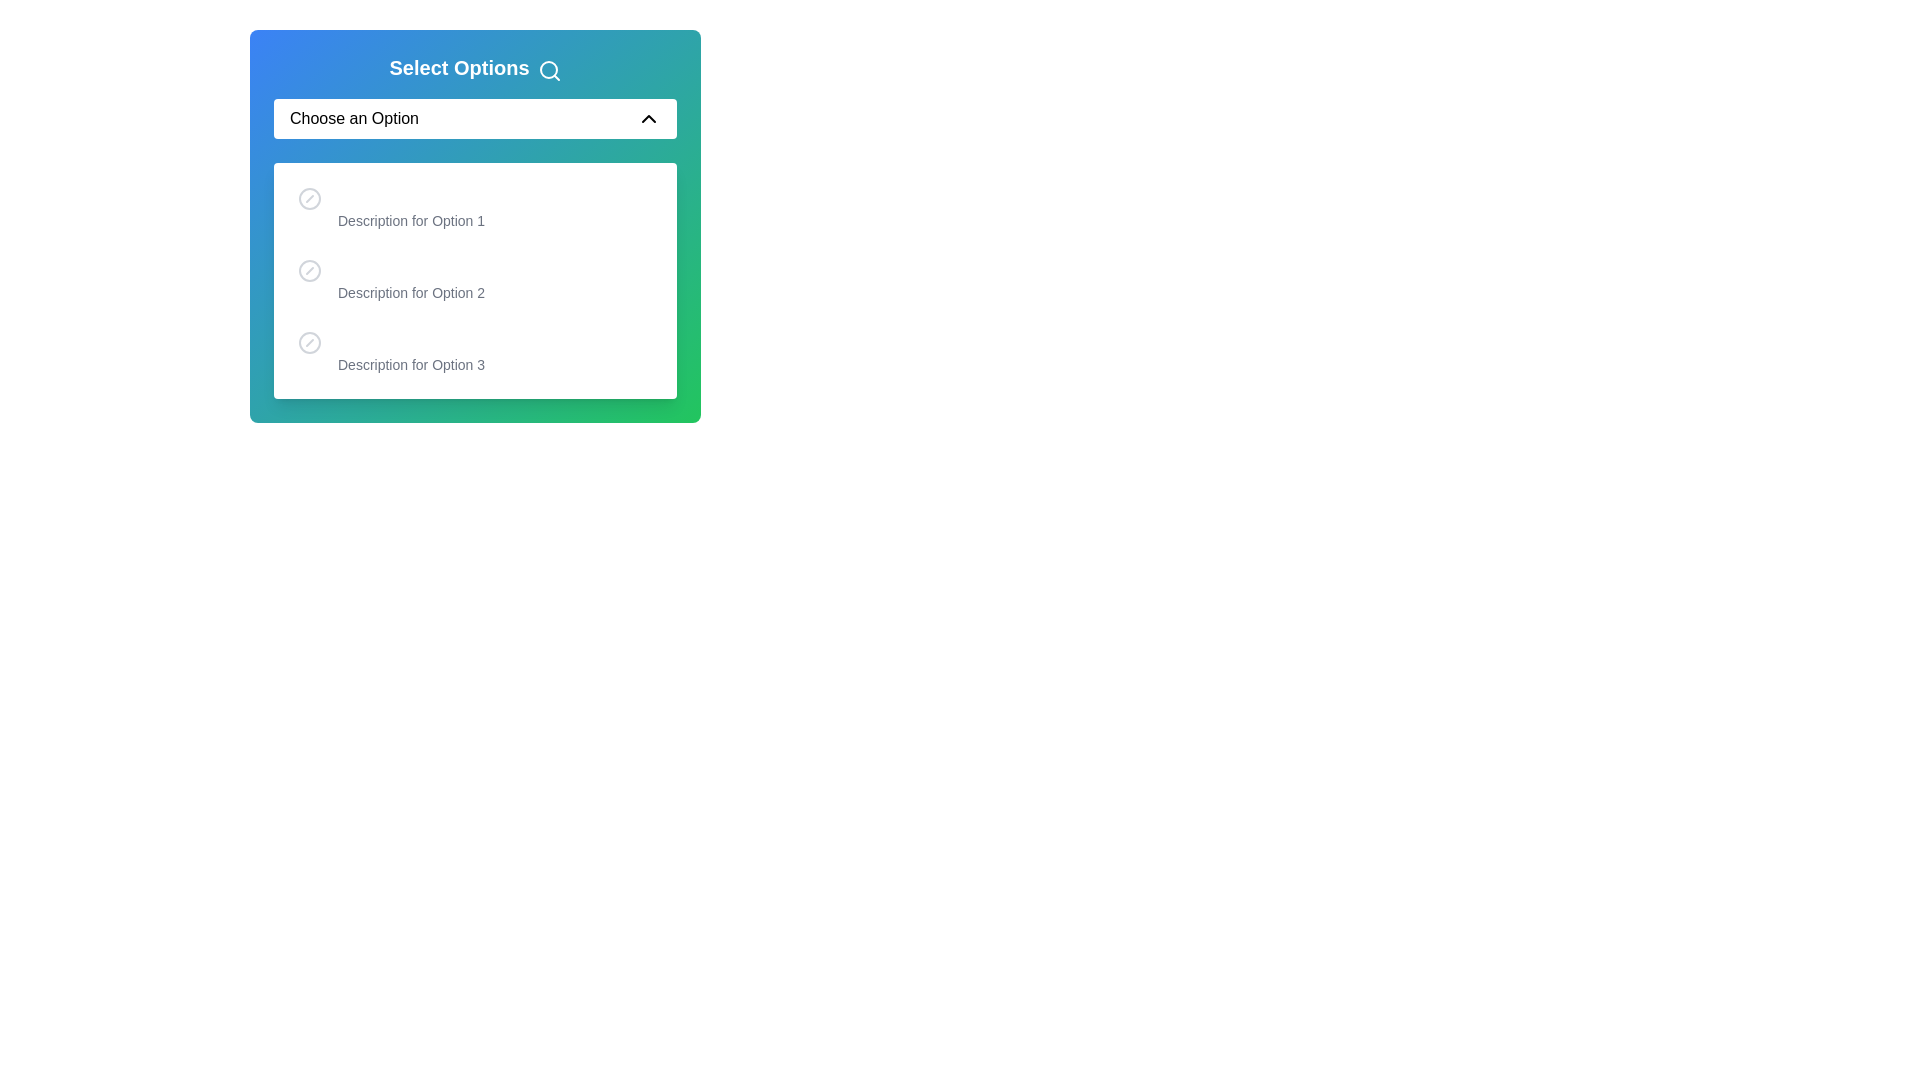 This screenshot has width=1920, height=1080. Describe the element at coordinates (474, 280) in the screenshot. I see `the list item displaying 'Option 2'` at that location.